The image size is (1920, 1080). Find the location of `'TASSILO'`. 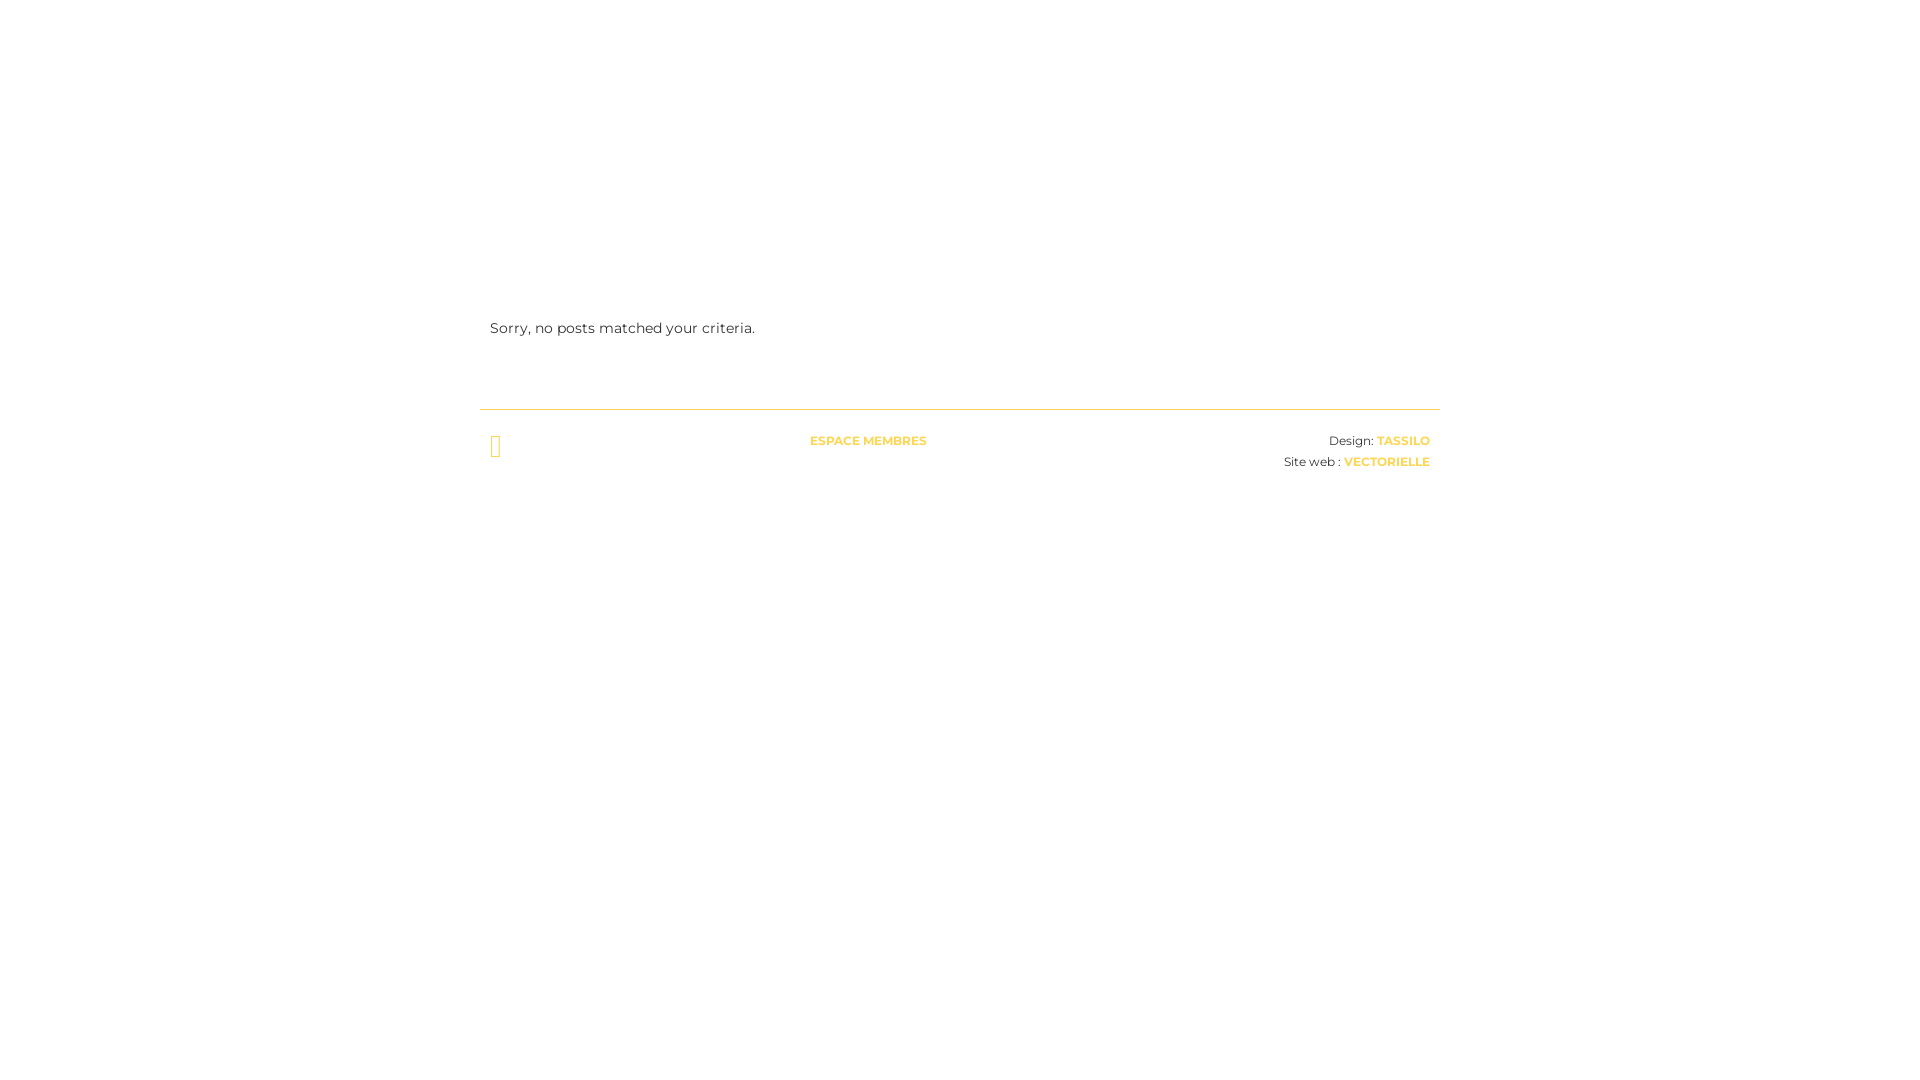

'TASSILO' is located at coordinates (1402, 439).